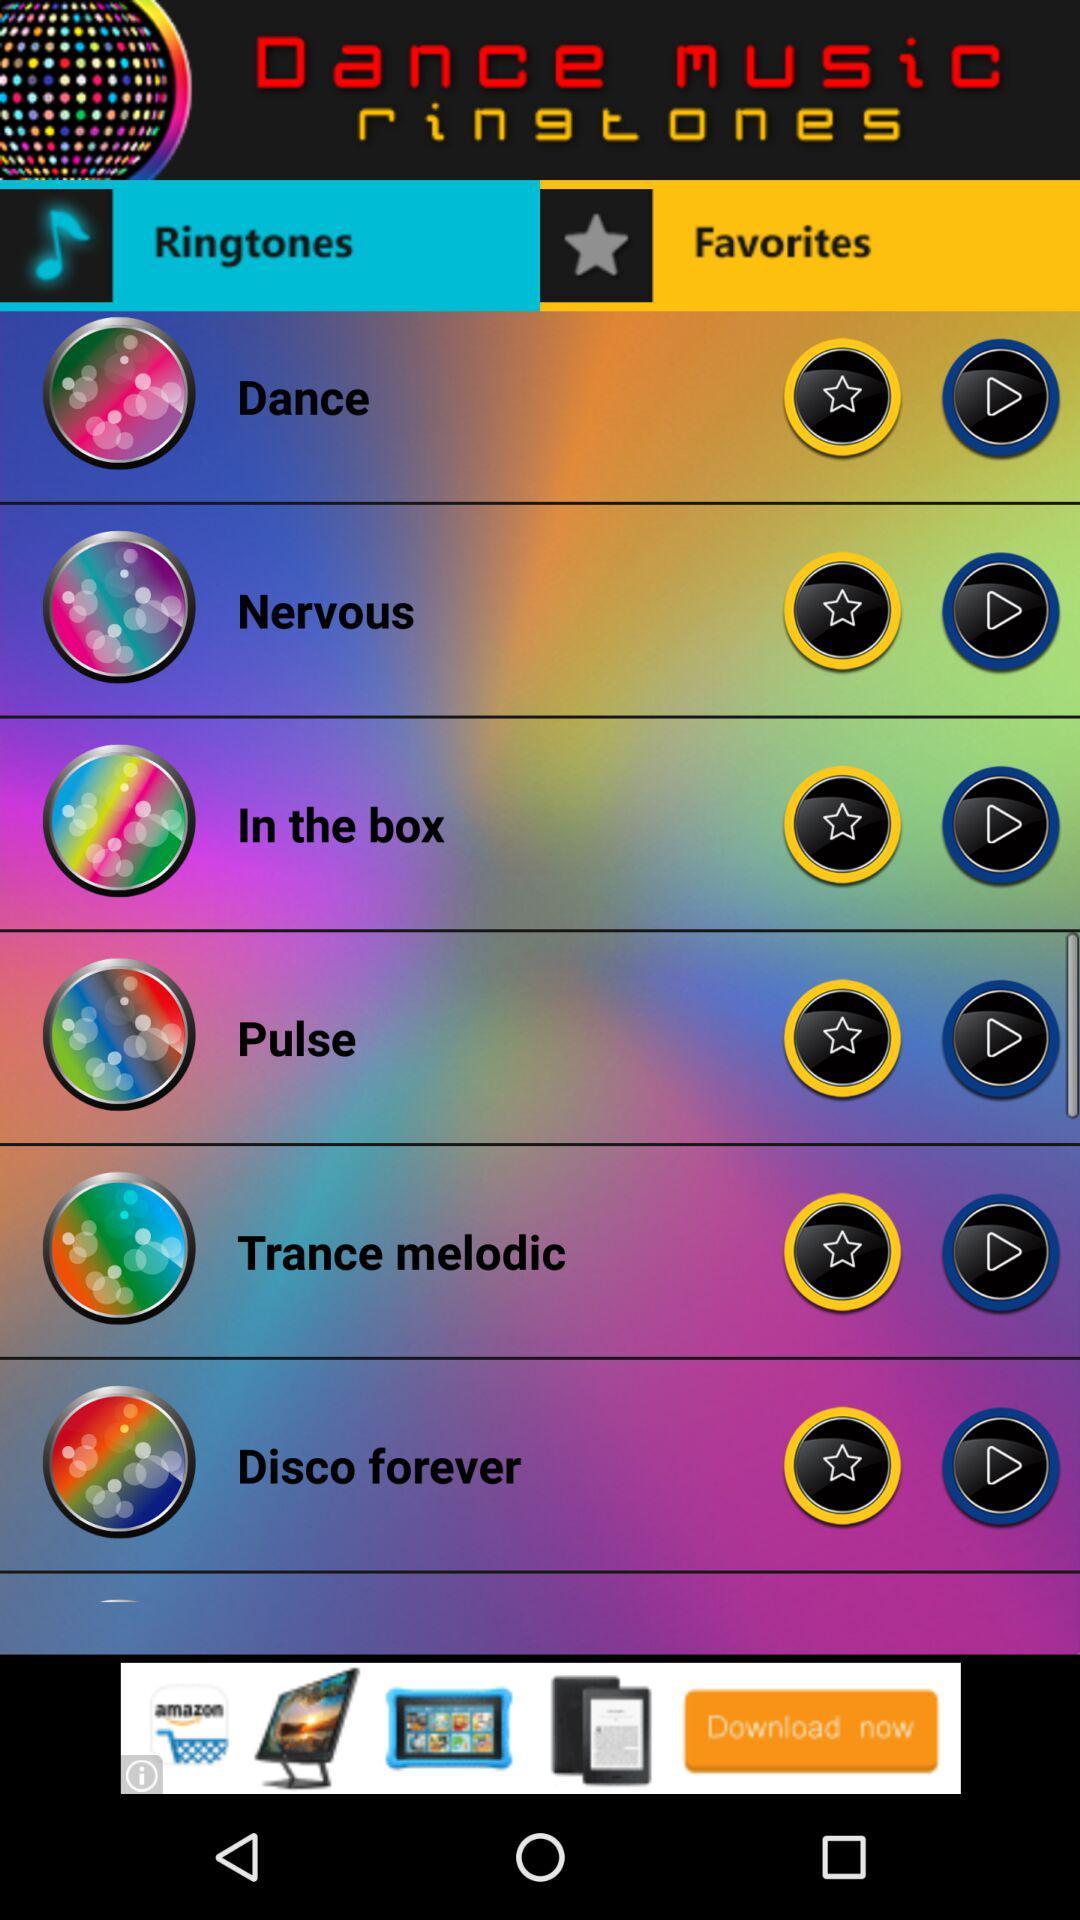 The width and height of the screenshot is (1080, 1920). Describe the element at coordinates (843, 1022) in the screenshot. I see `click the ratting` at that location.